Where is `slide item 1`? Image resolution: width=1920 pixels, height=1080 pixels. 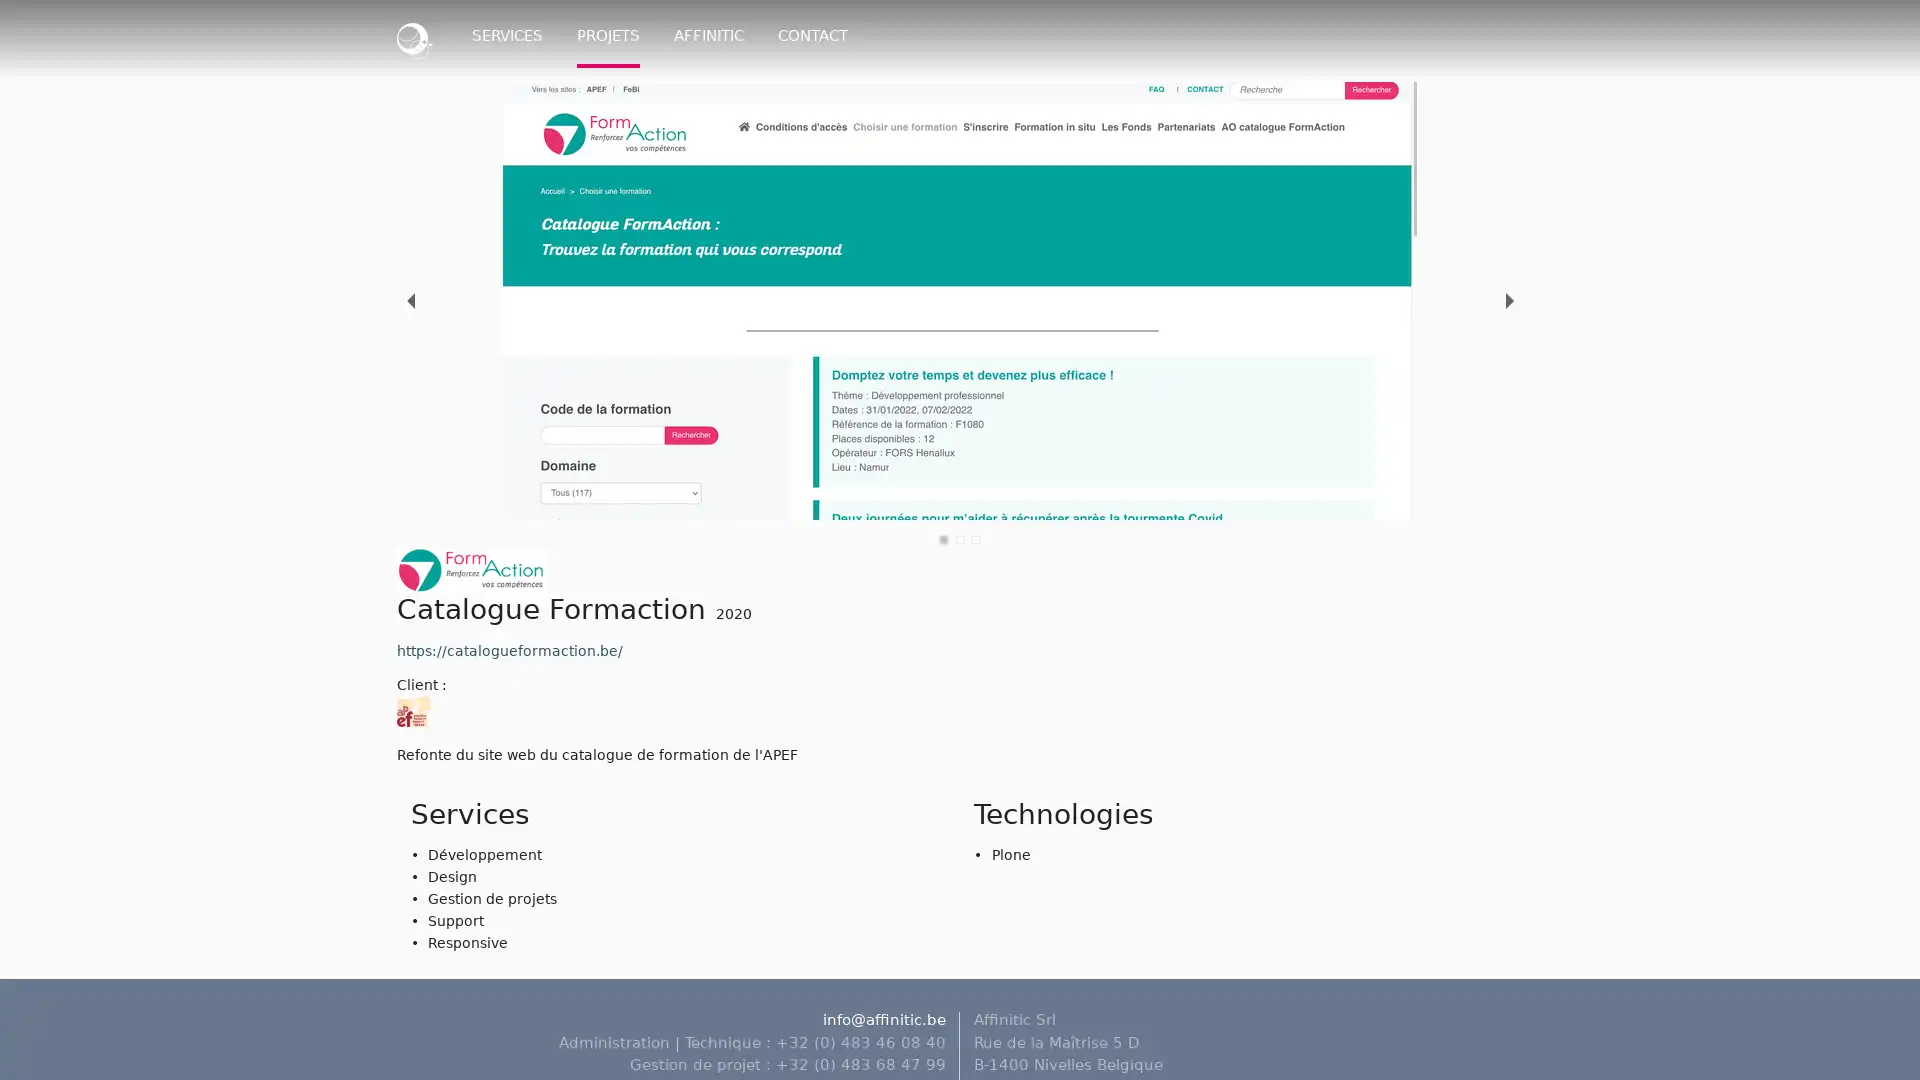
slide item 1 is located at coordinates (943, 651).